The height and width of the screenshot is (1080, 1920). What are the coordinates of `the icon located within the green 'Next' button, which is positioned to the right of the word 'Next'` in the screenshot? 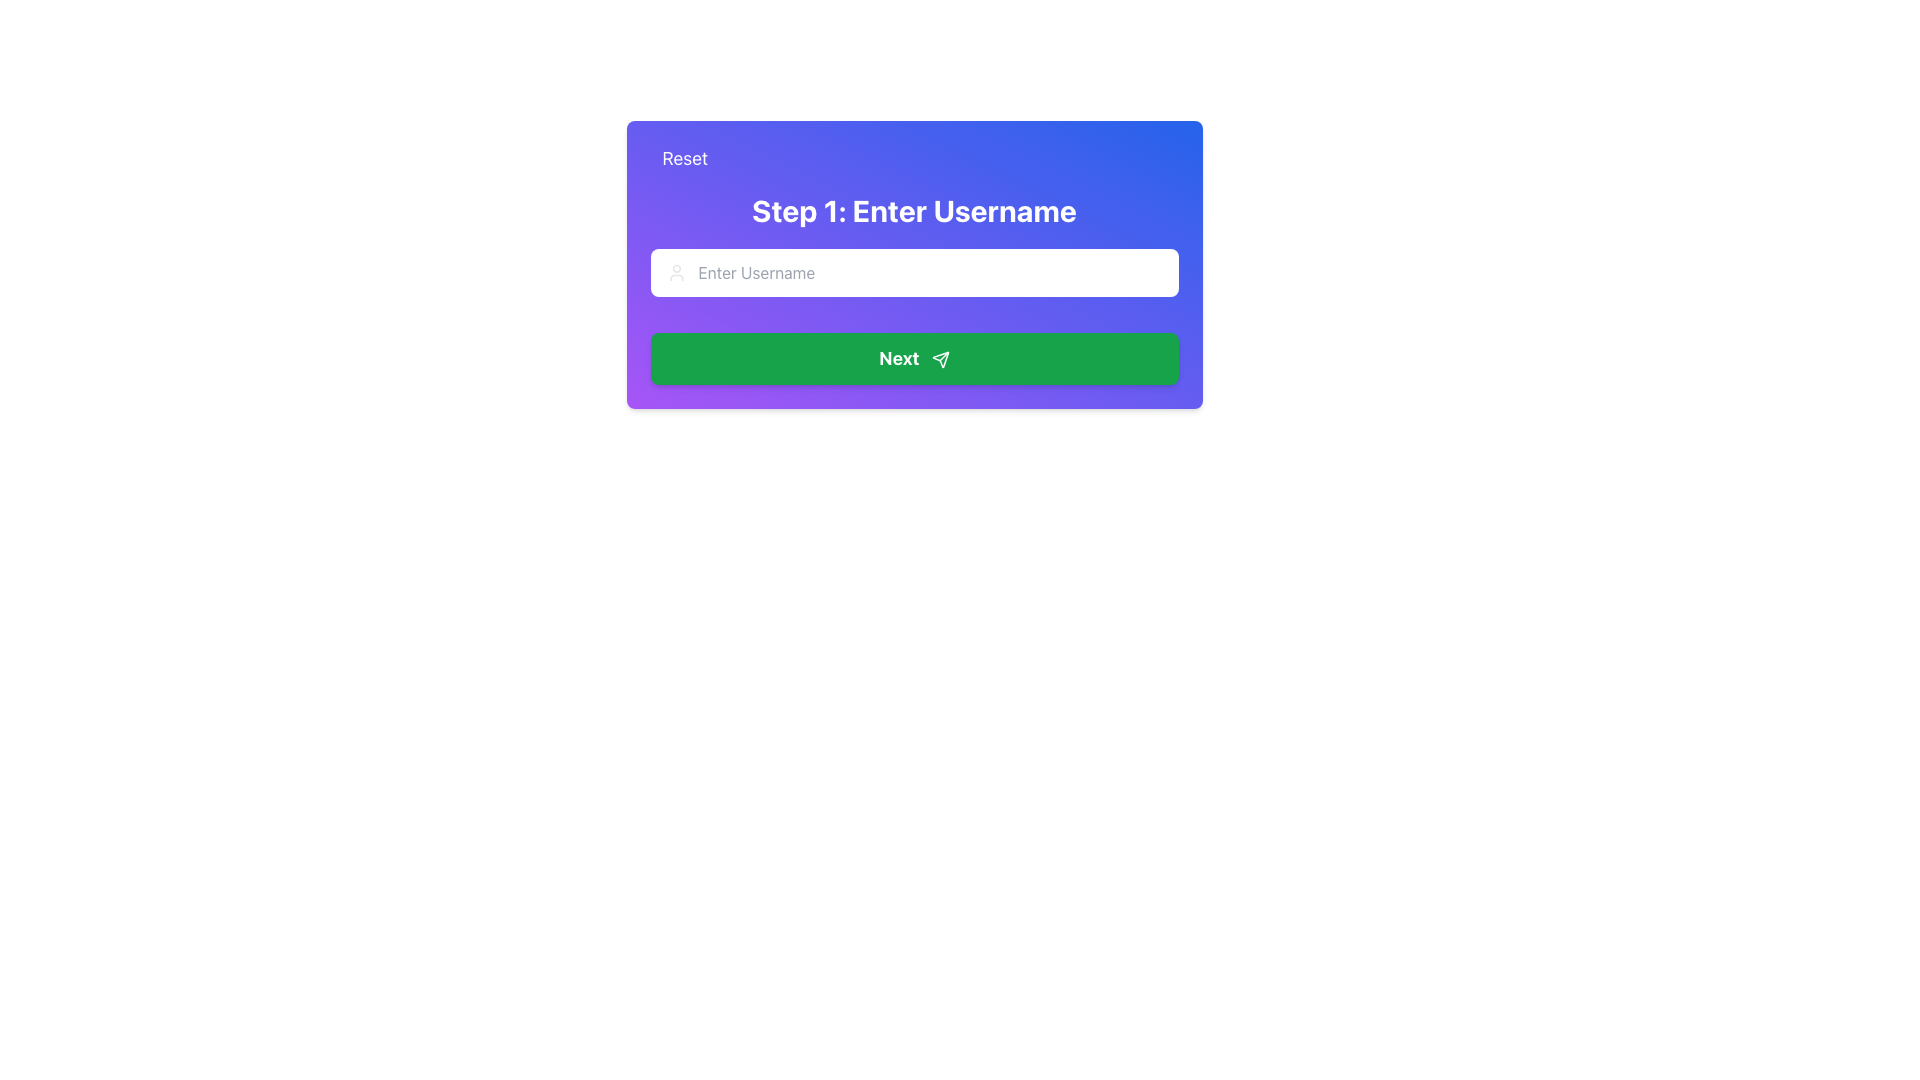 It's located at (939, 360).